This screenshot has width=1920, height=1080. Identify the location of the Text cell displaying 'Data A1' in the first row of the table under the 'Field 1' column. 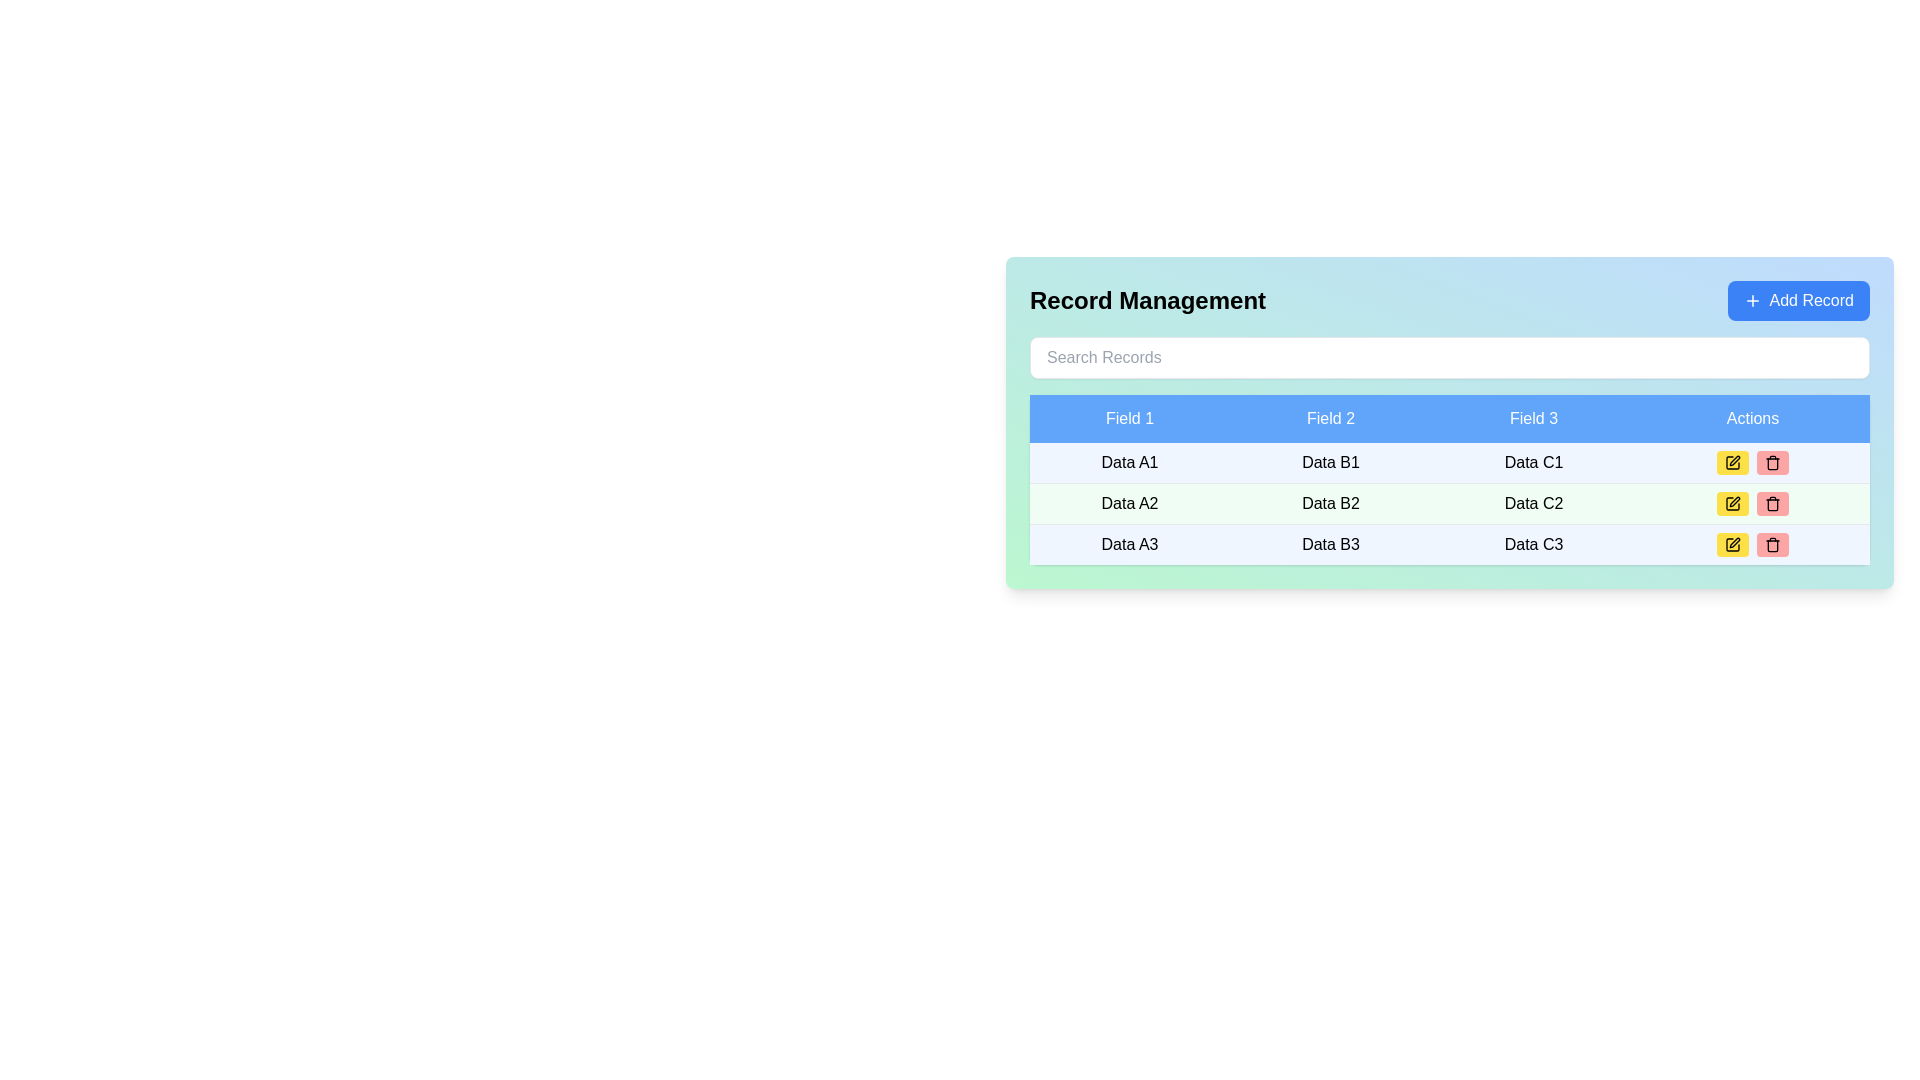
(1130, 463).